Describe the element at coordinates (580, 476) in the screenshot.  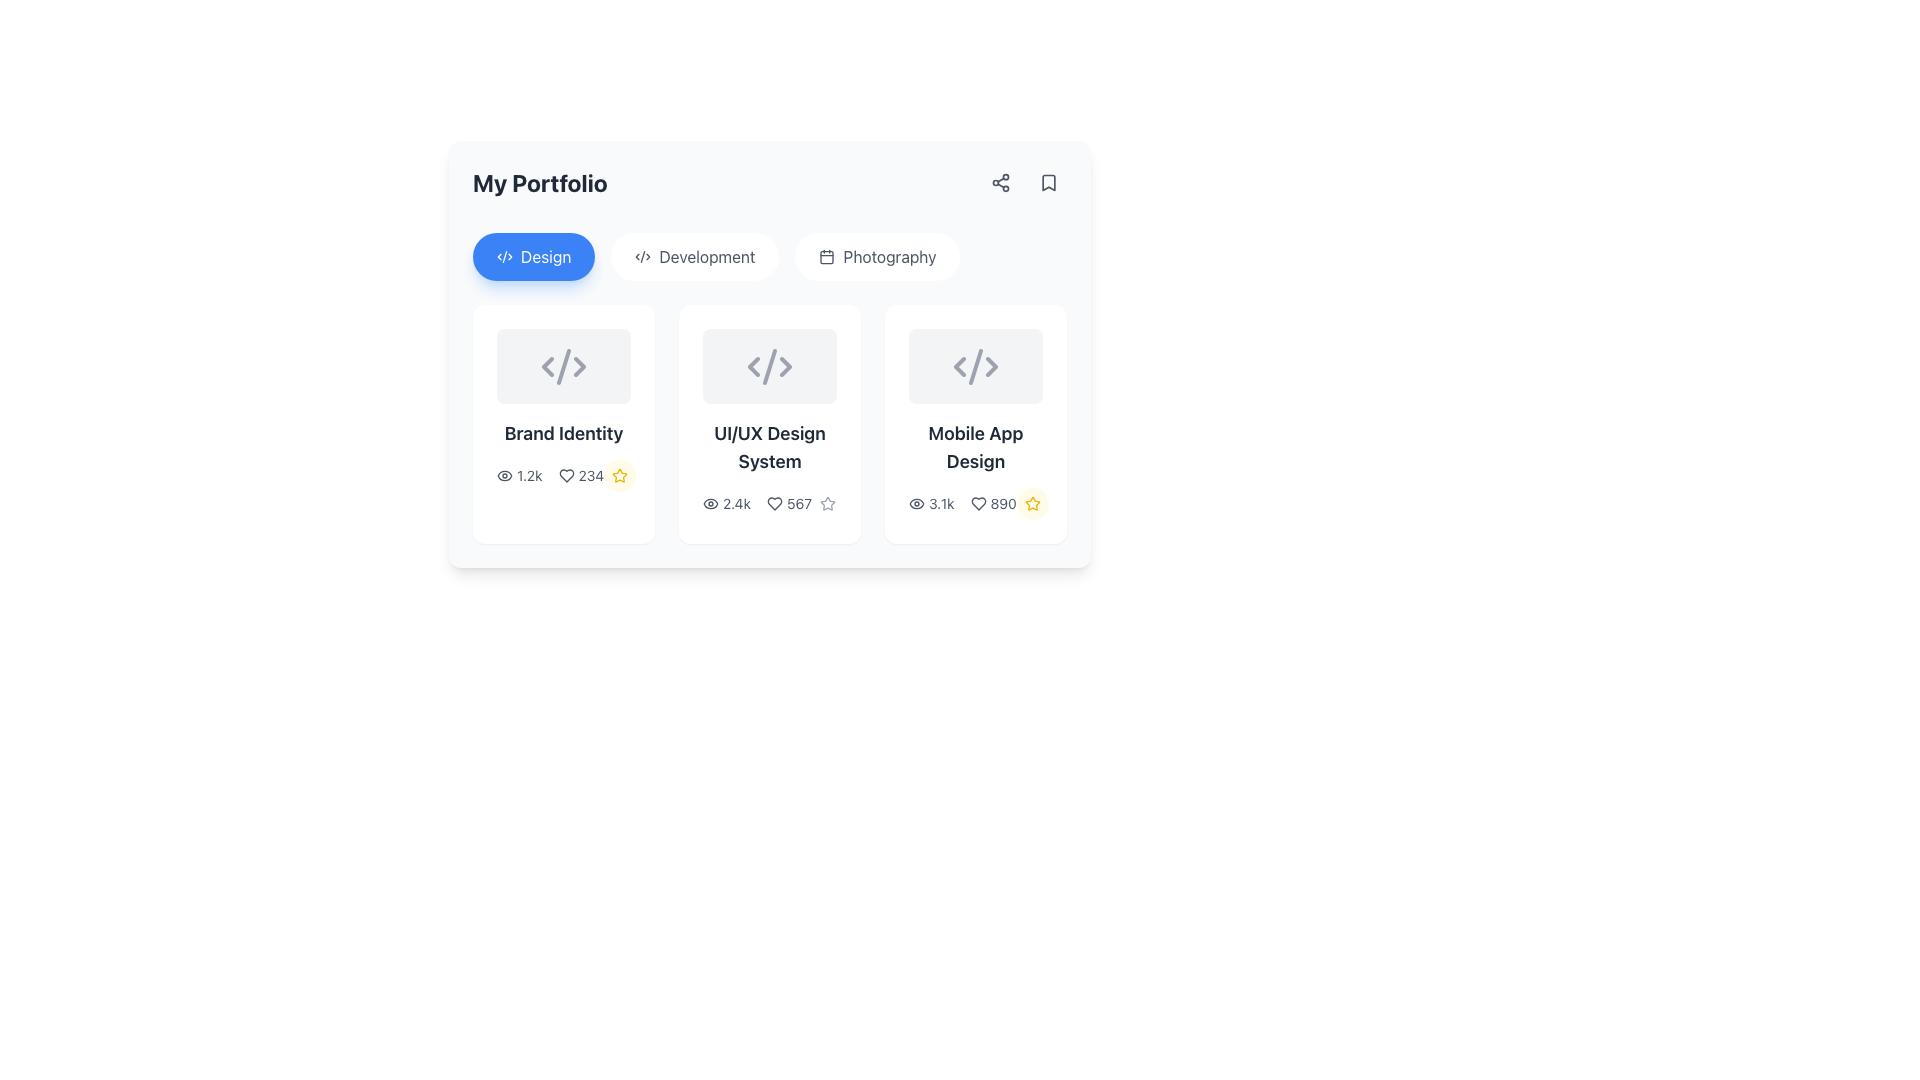
I see `the metric display text paired with an icon that represents a count or metric for 'Brand Identity', located centrally within the card component` at that location.